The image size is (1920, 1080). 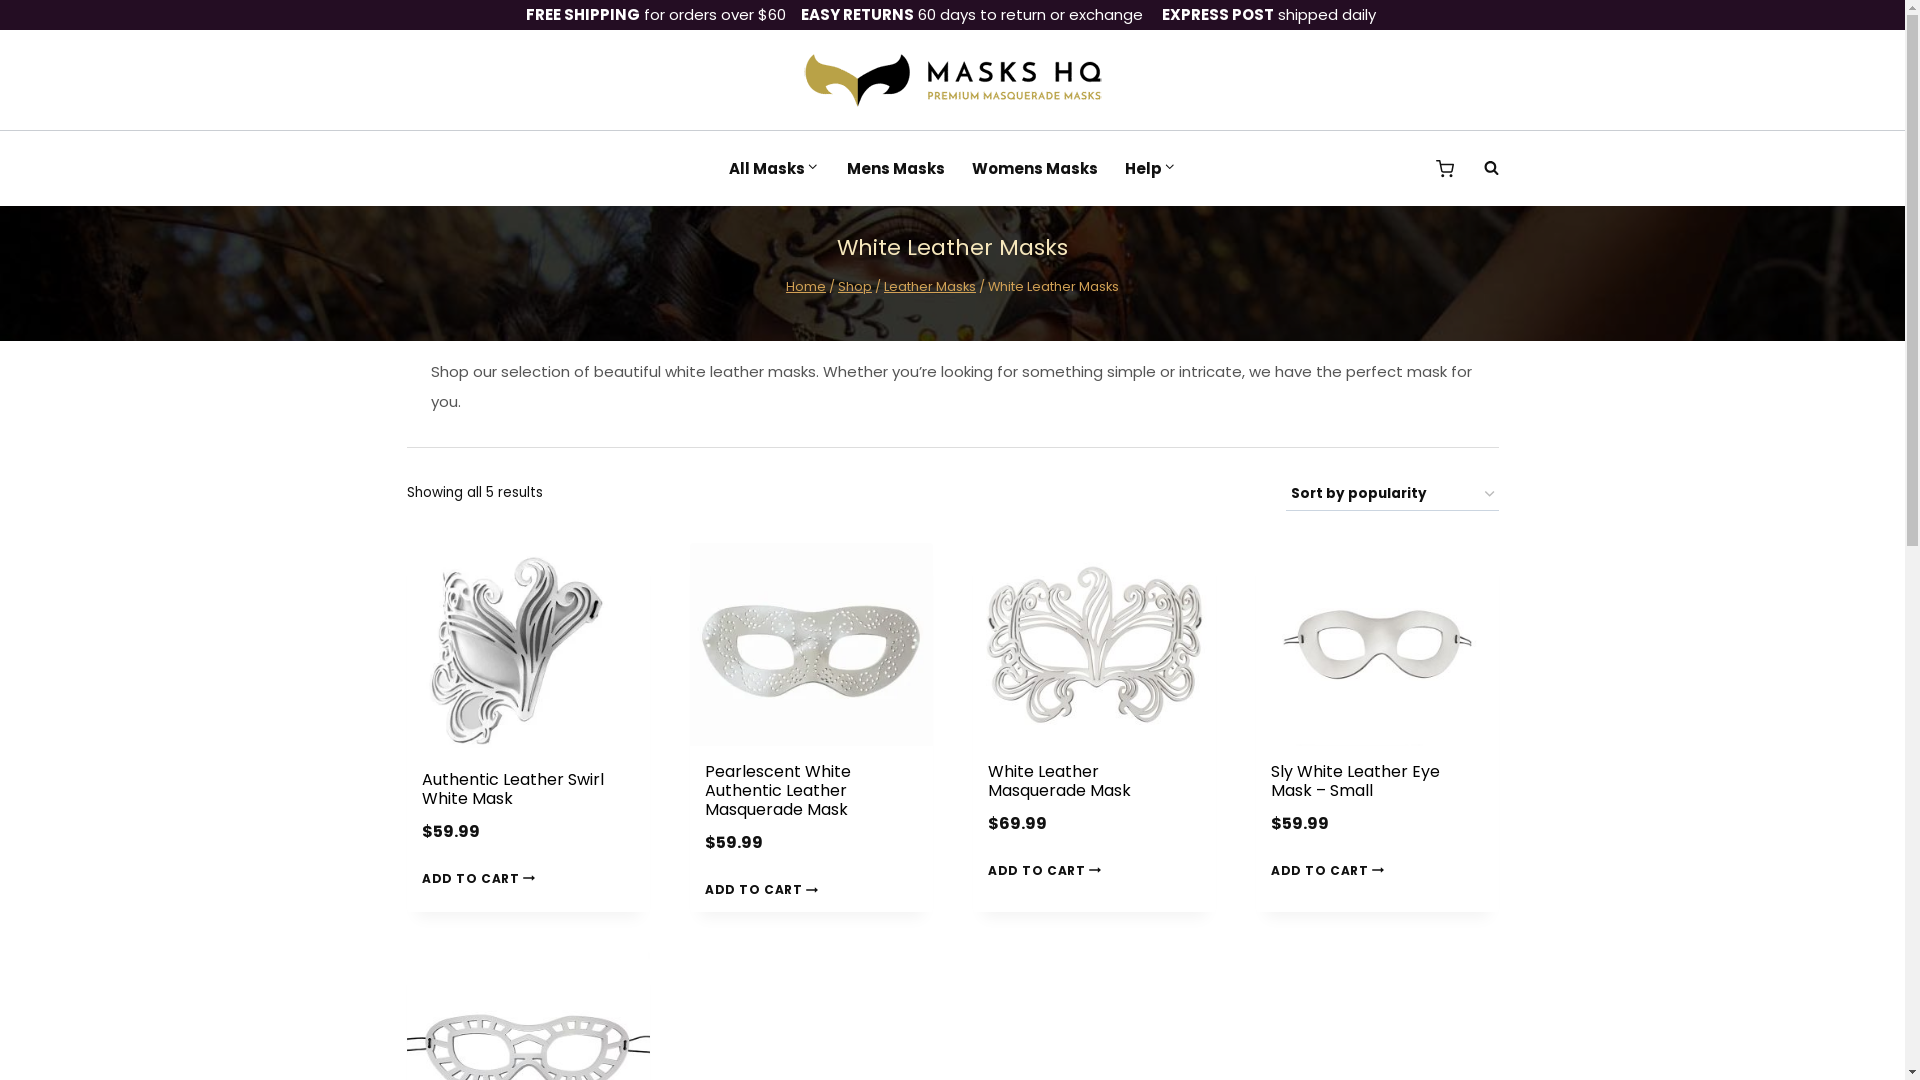 I want to click on 'ADD TO CART', so click(x=1046, y=869).